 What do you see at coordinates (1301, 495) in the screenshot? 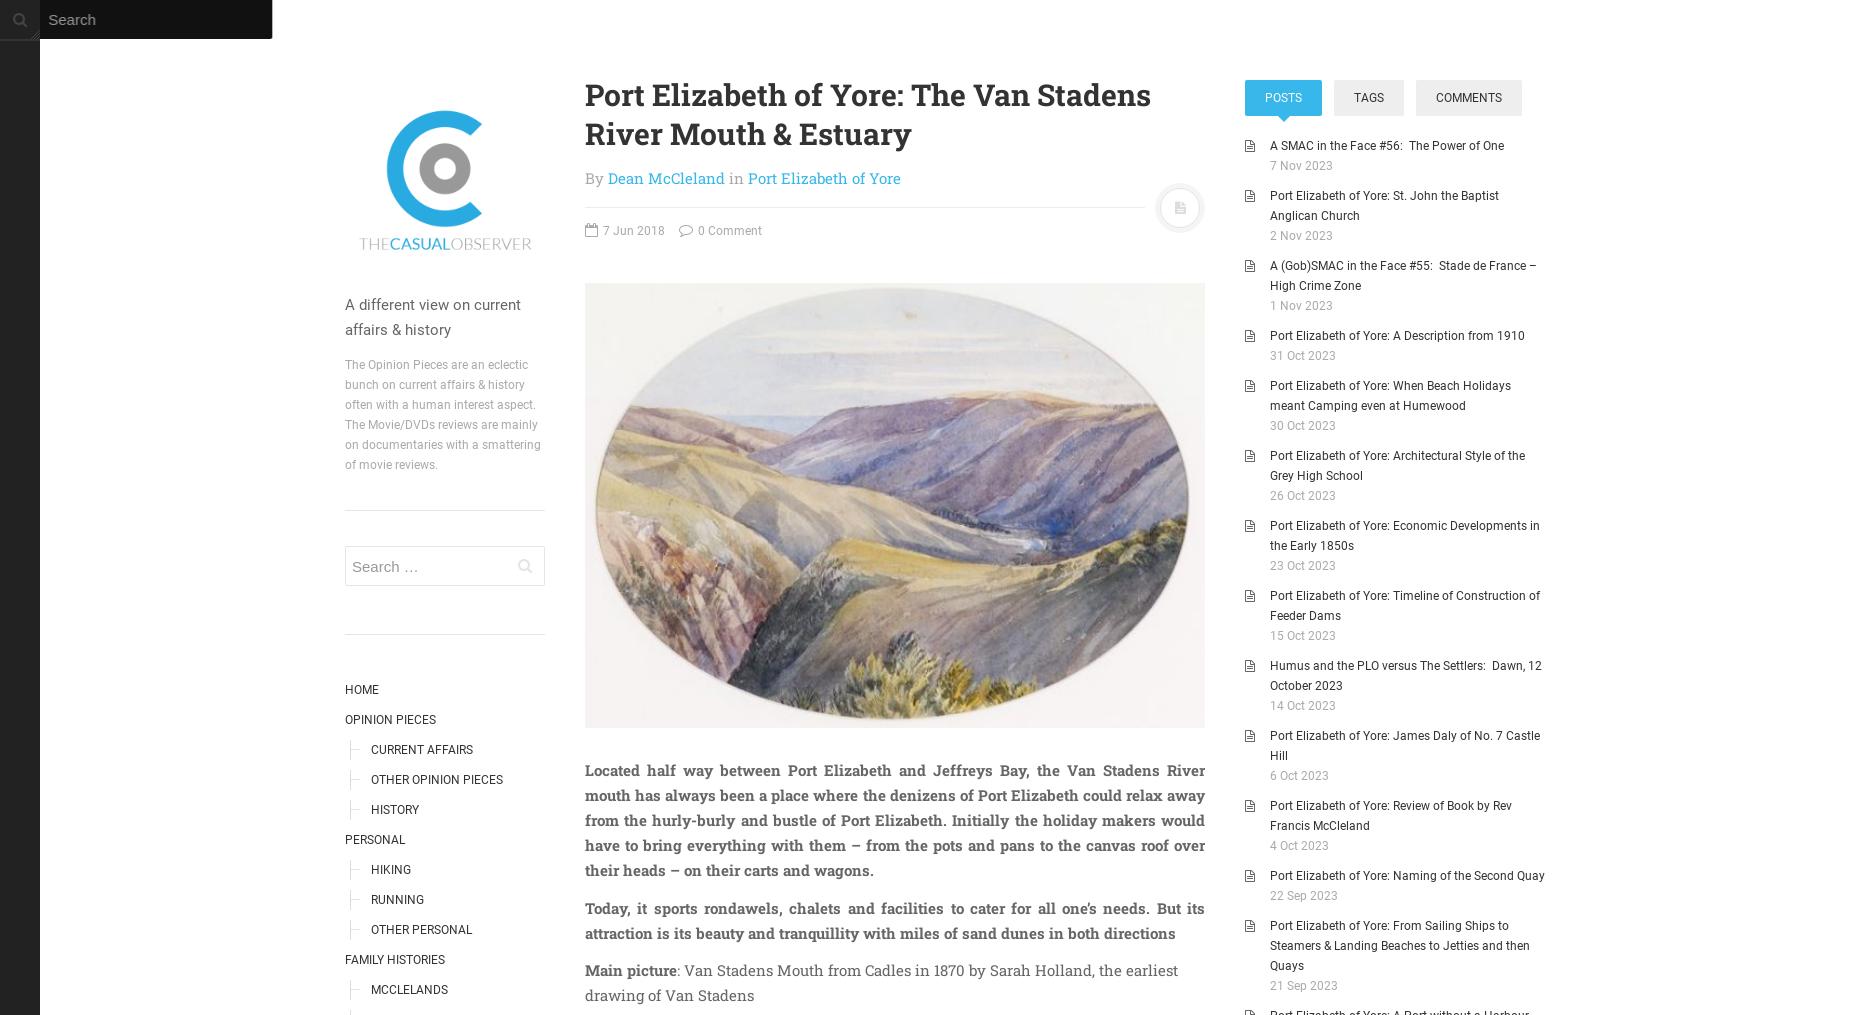
I see `'26 Oct 2023'` at bounding box center [1301, 495].